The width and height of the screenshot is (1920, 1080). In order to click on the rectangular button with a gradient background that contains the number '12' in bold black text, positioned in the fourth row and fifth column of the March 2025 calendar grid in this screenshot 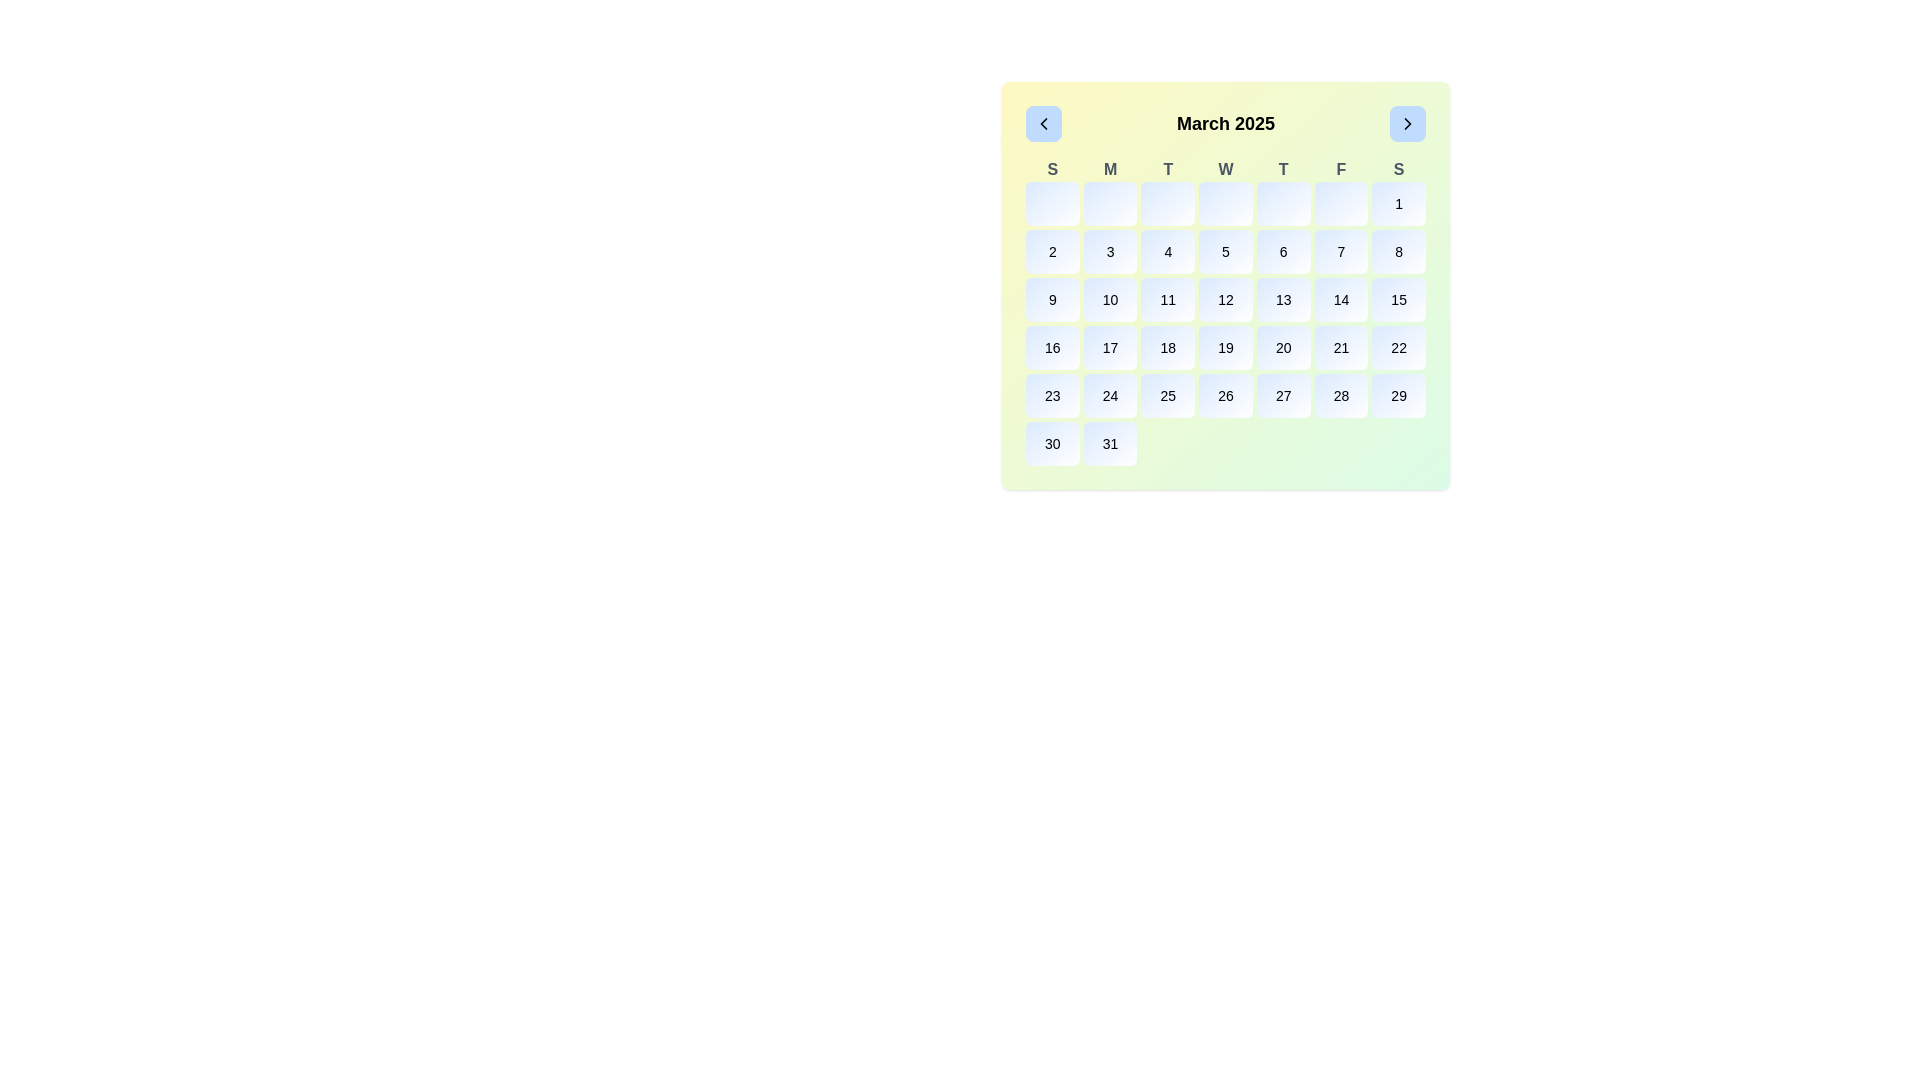, I will do `click(1224, 300)`.